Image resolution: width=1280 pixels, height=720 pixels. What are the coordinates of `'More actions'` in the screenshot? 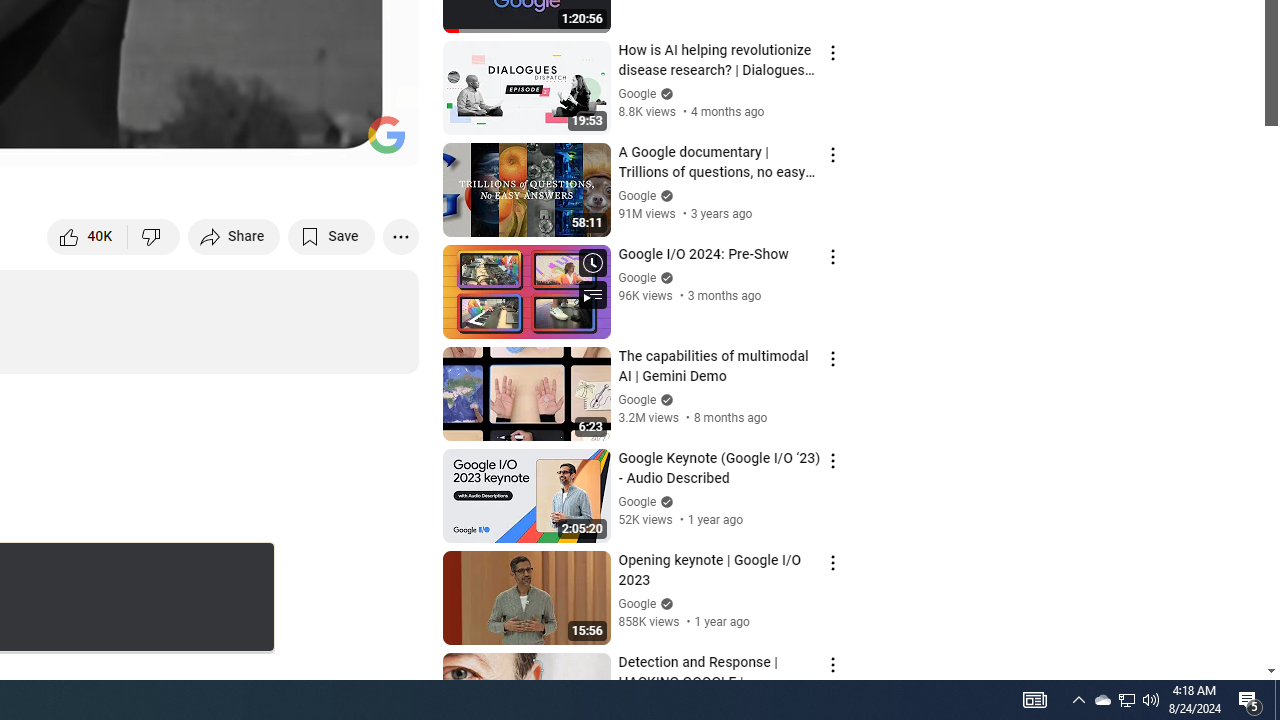 It's located at (400, 235).